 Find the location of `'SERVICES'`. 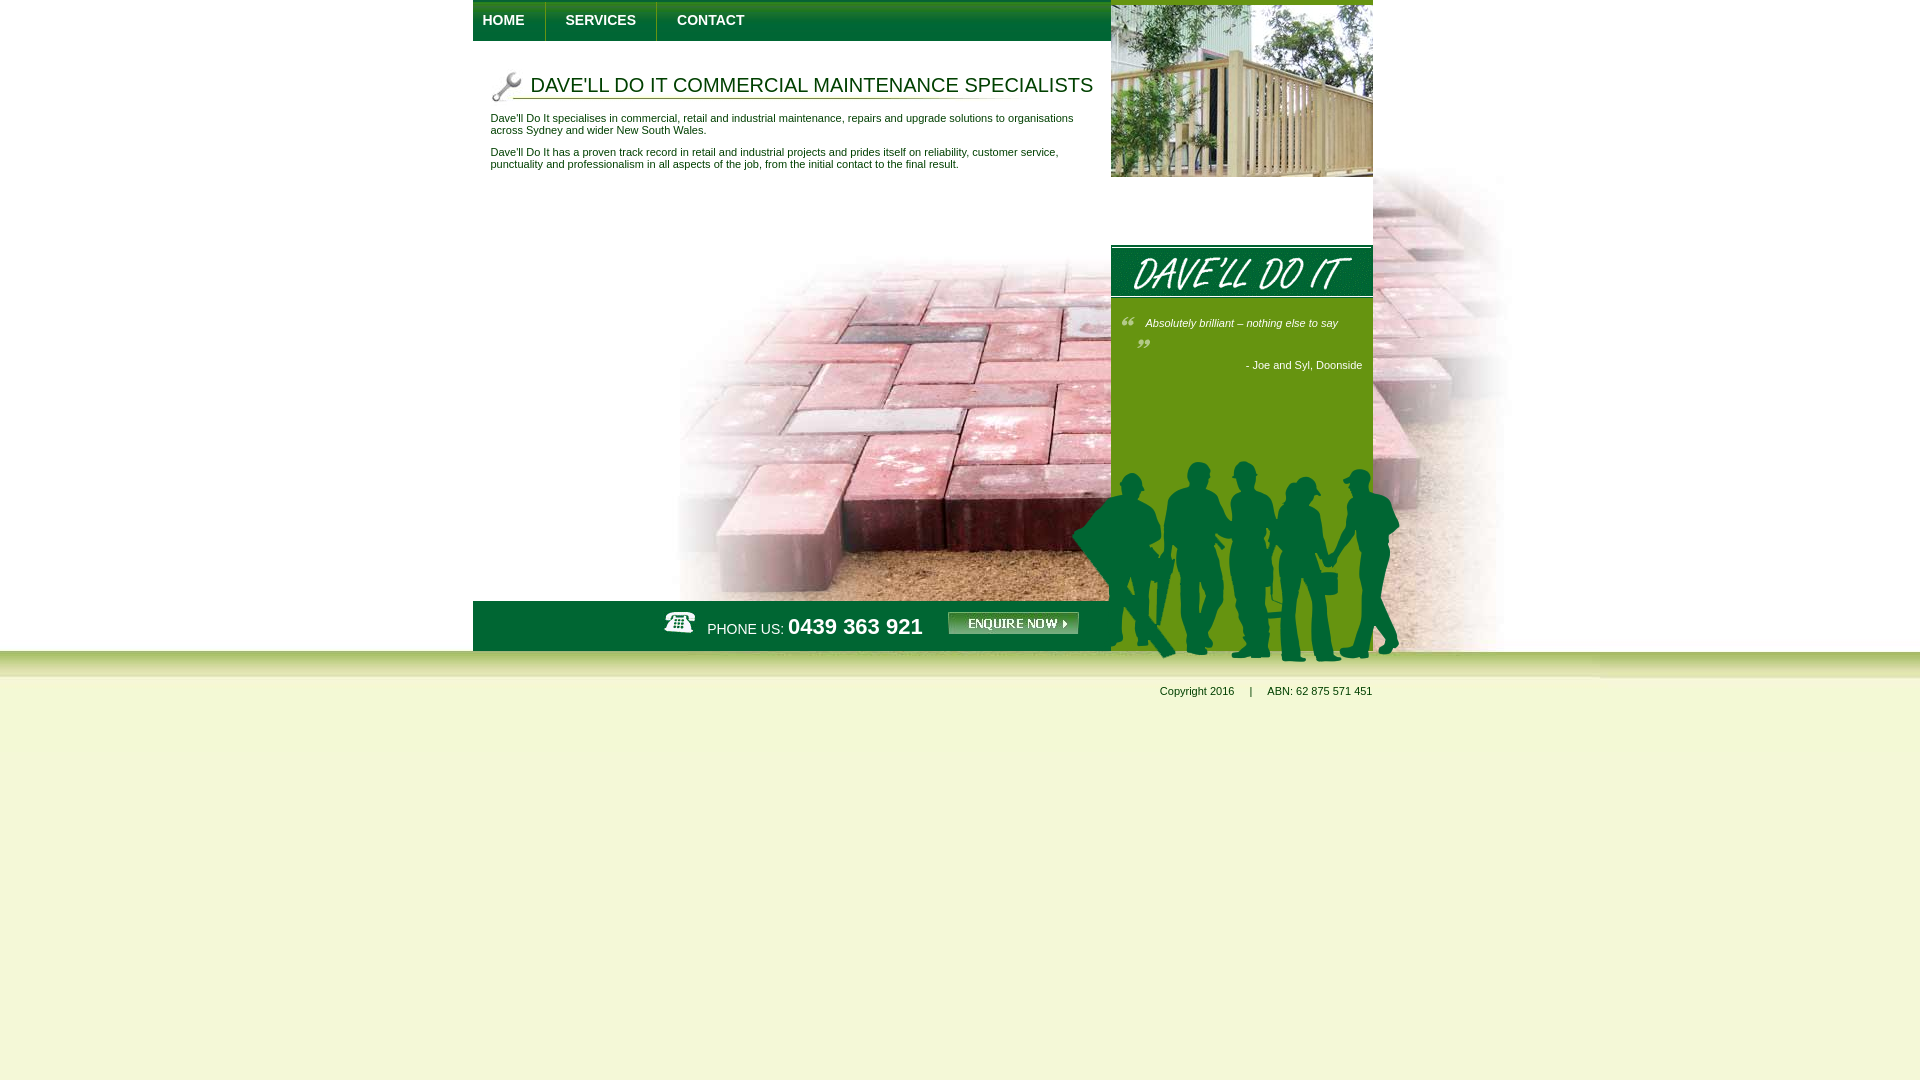

'SERVICES' is located at coordinates (565, 20).